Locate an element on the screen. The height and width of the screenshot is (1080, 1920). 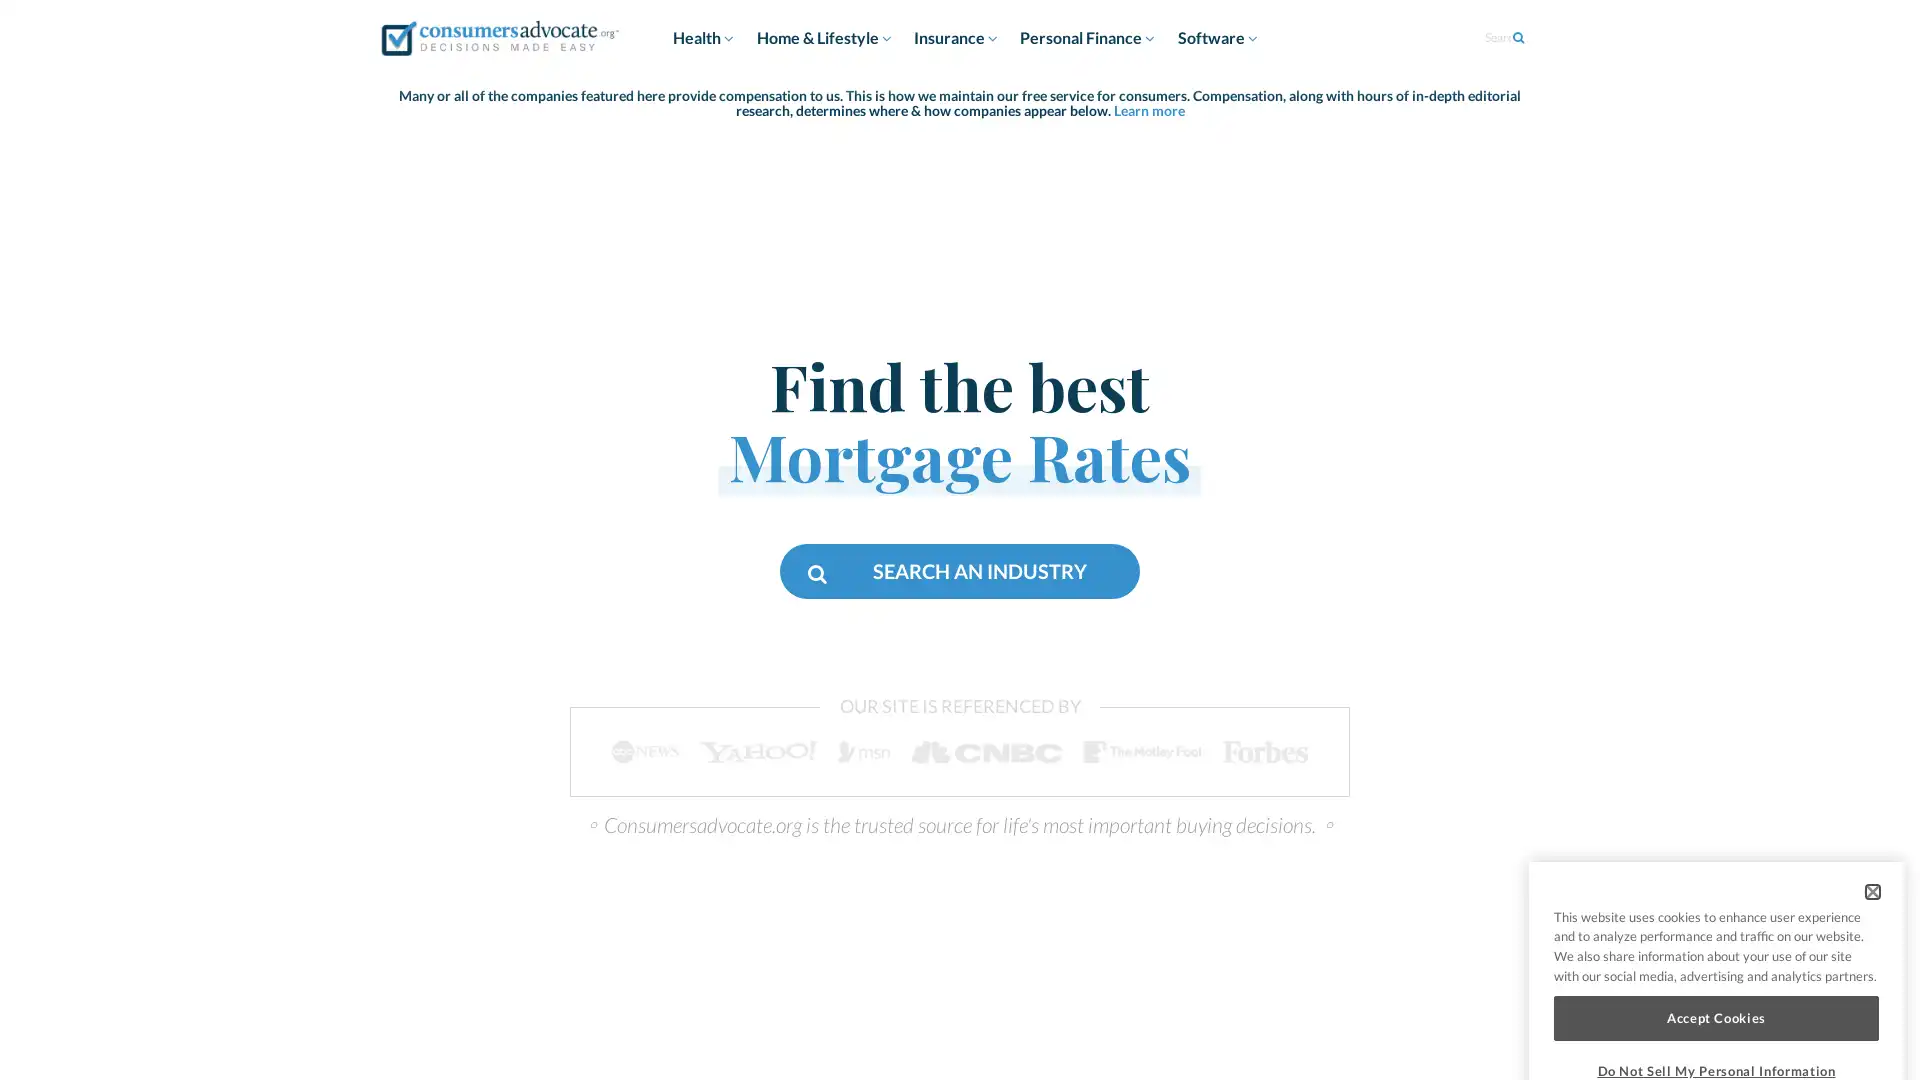
Accept Cookies is located at coordinates (1715, 948).